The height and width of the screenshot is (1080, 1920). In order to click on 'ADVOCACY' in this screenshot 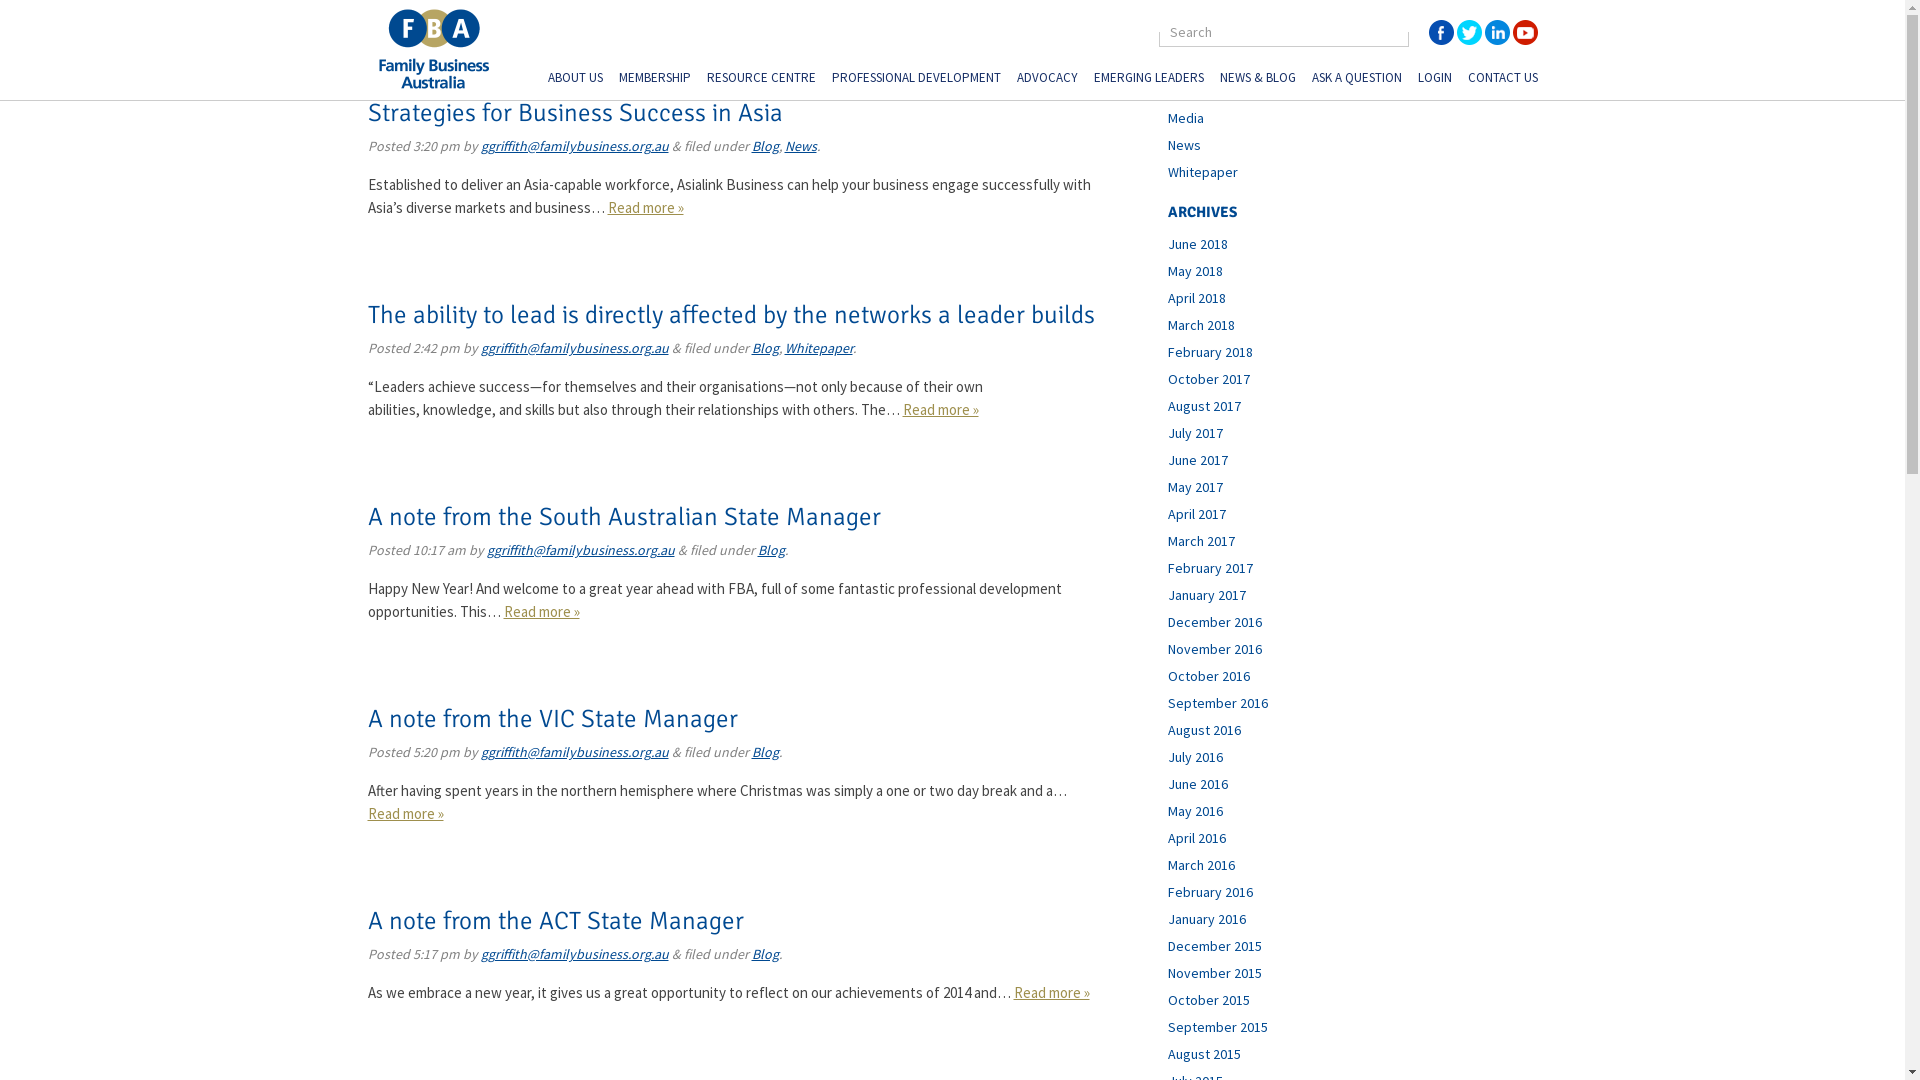, I will do `click(1045, 79)`.